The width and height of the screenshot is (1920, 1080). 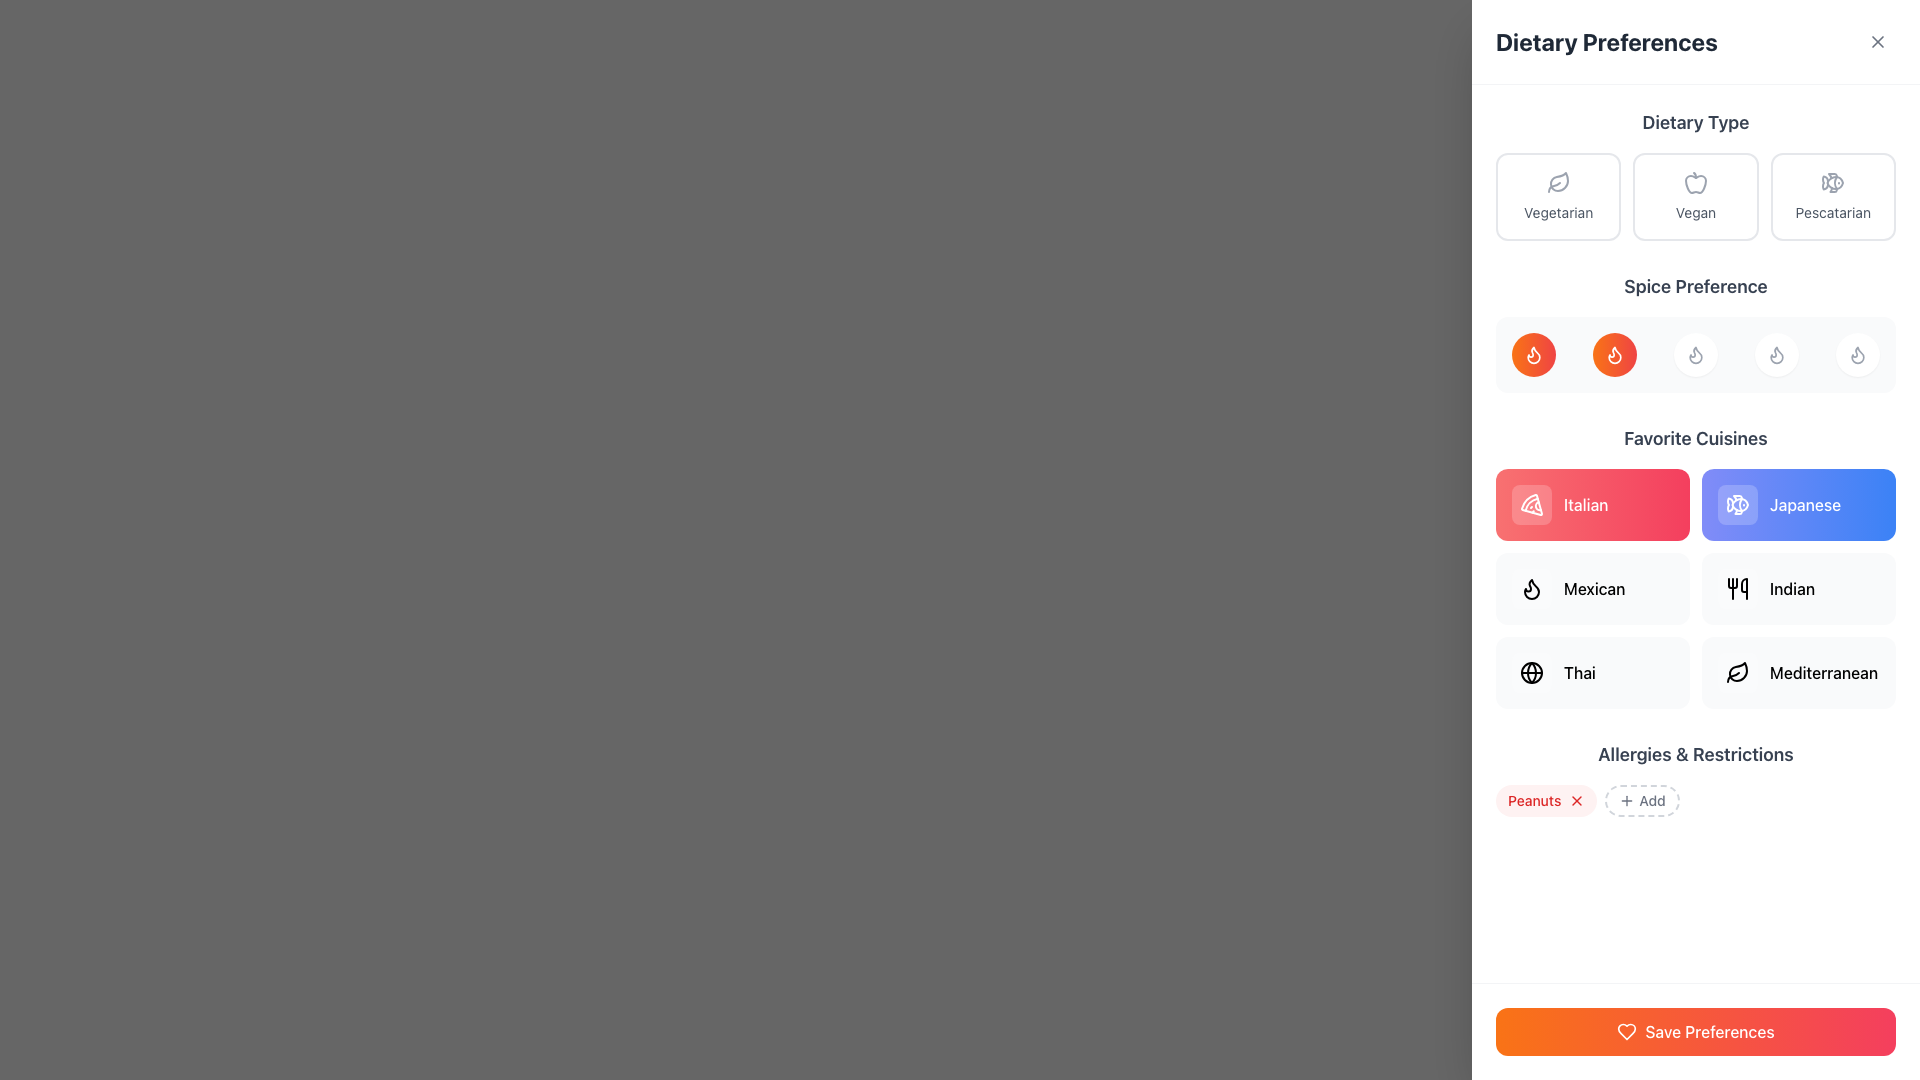 I want to click on the close button located at the top right corner of the dietary preferences modal to change its shadow effect, so click(x=1879, y=39).